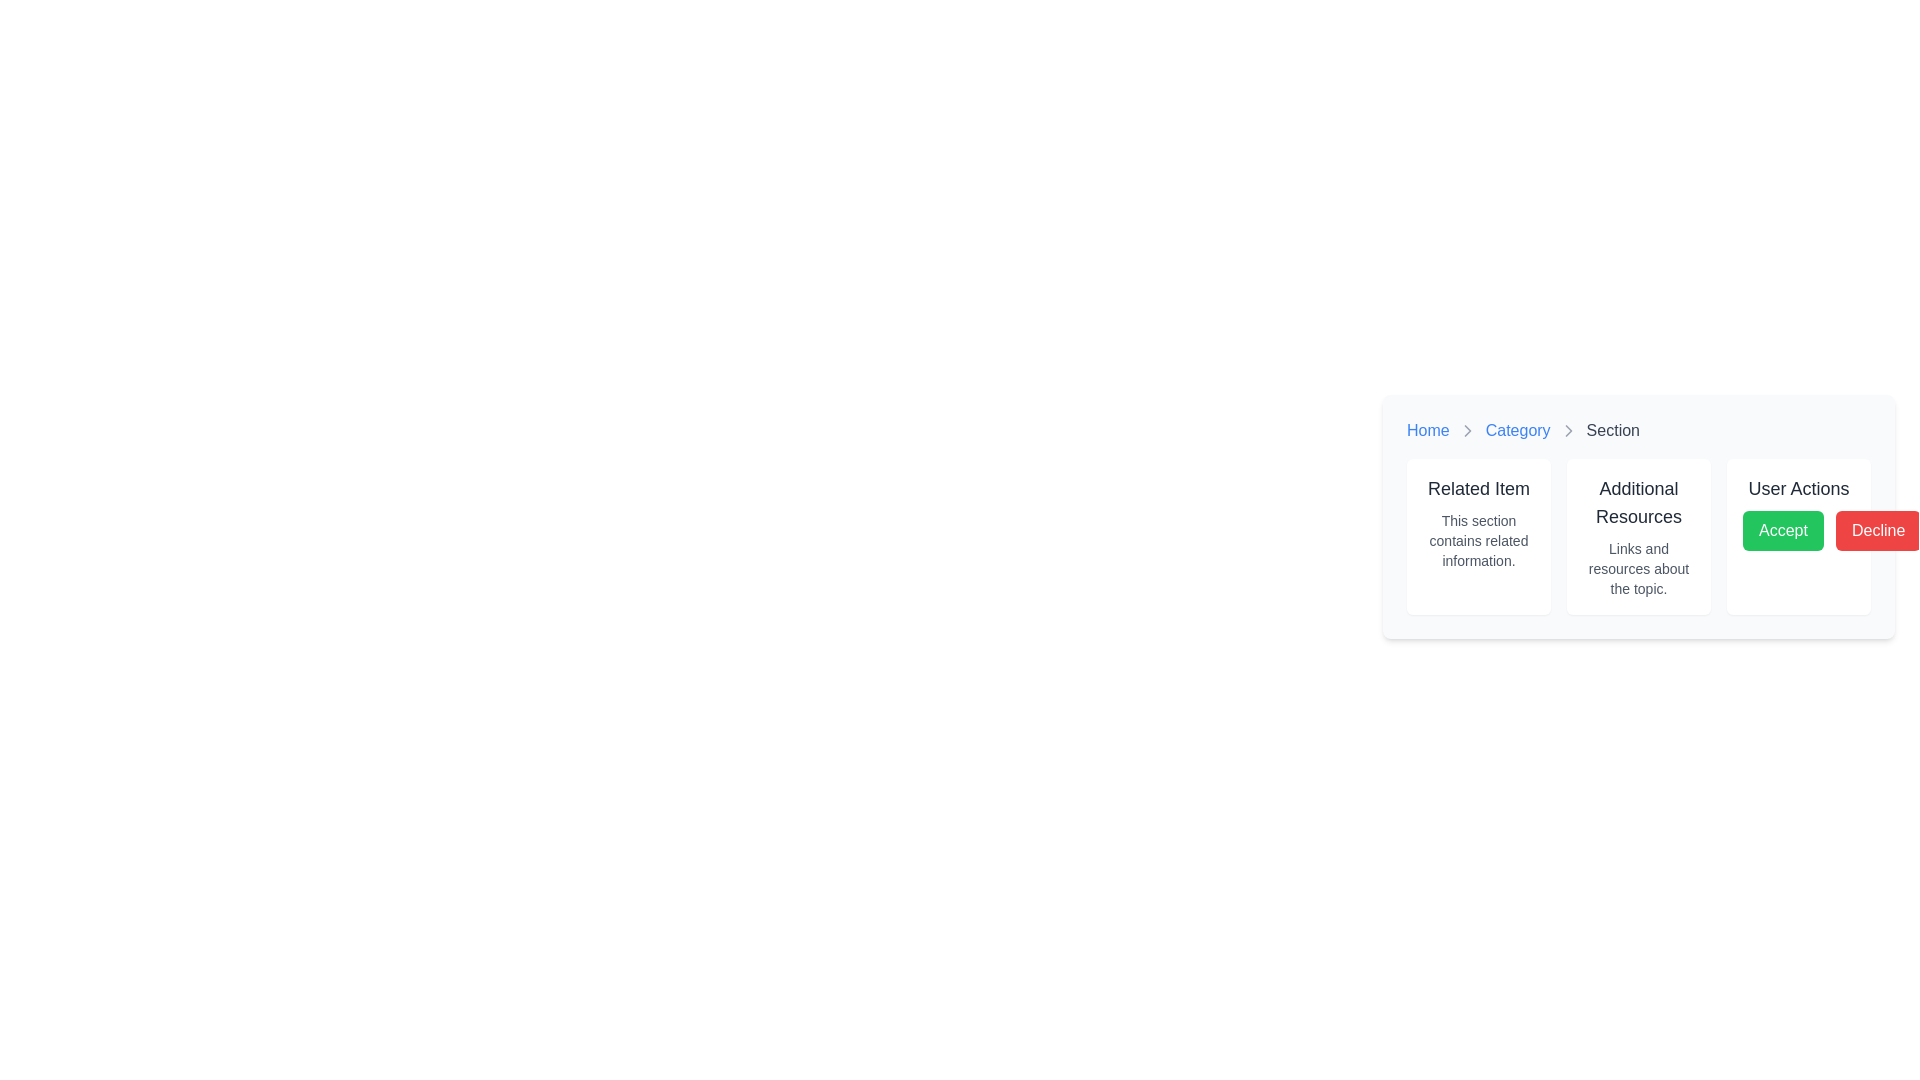 This screenshot has height=1080, width=1920. What do you see at coordinates (1518, 430) in the screenshot?
I see `the interactive hyperlink text in the breadcrumb navigation` at bounding box center [1518, 430].